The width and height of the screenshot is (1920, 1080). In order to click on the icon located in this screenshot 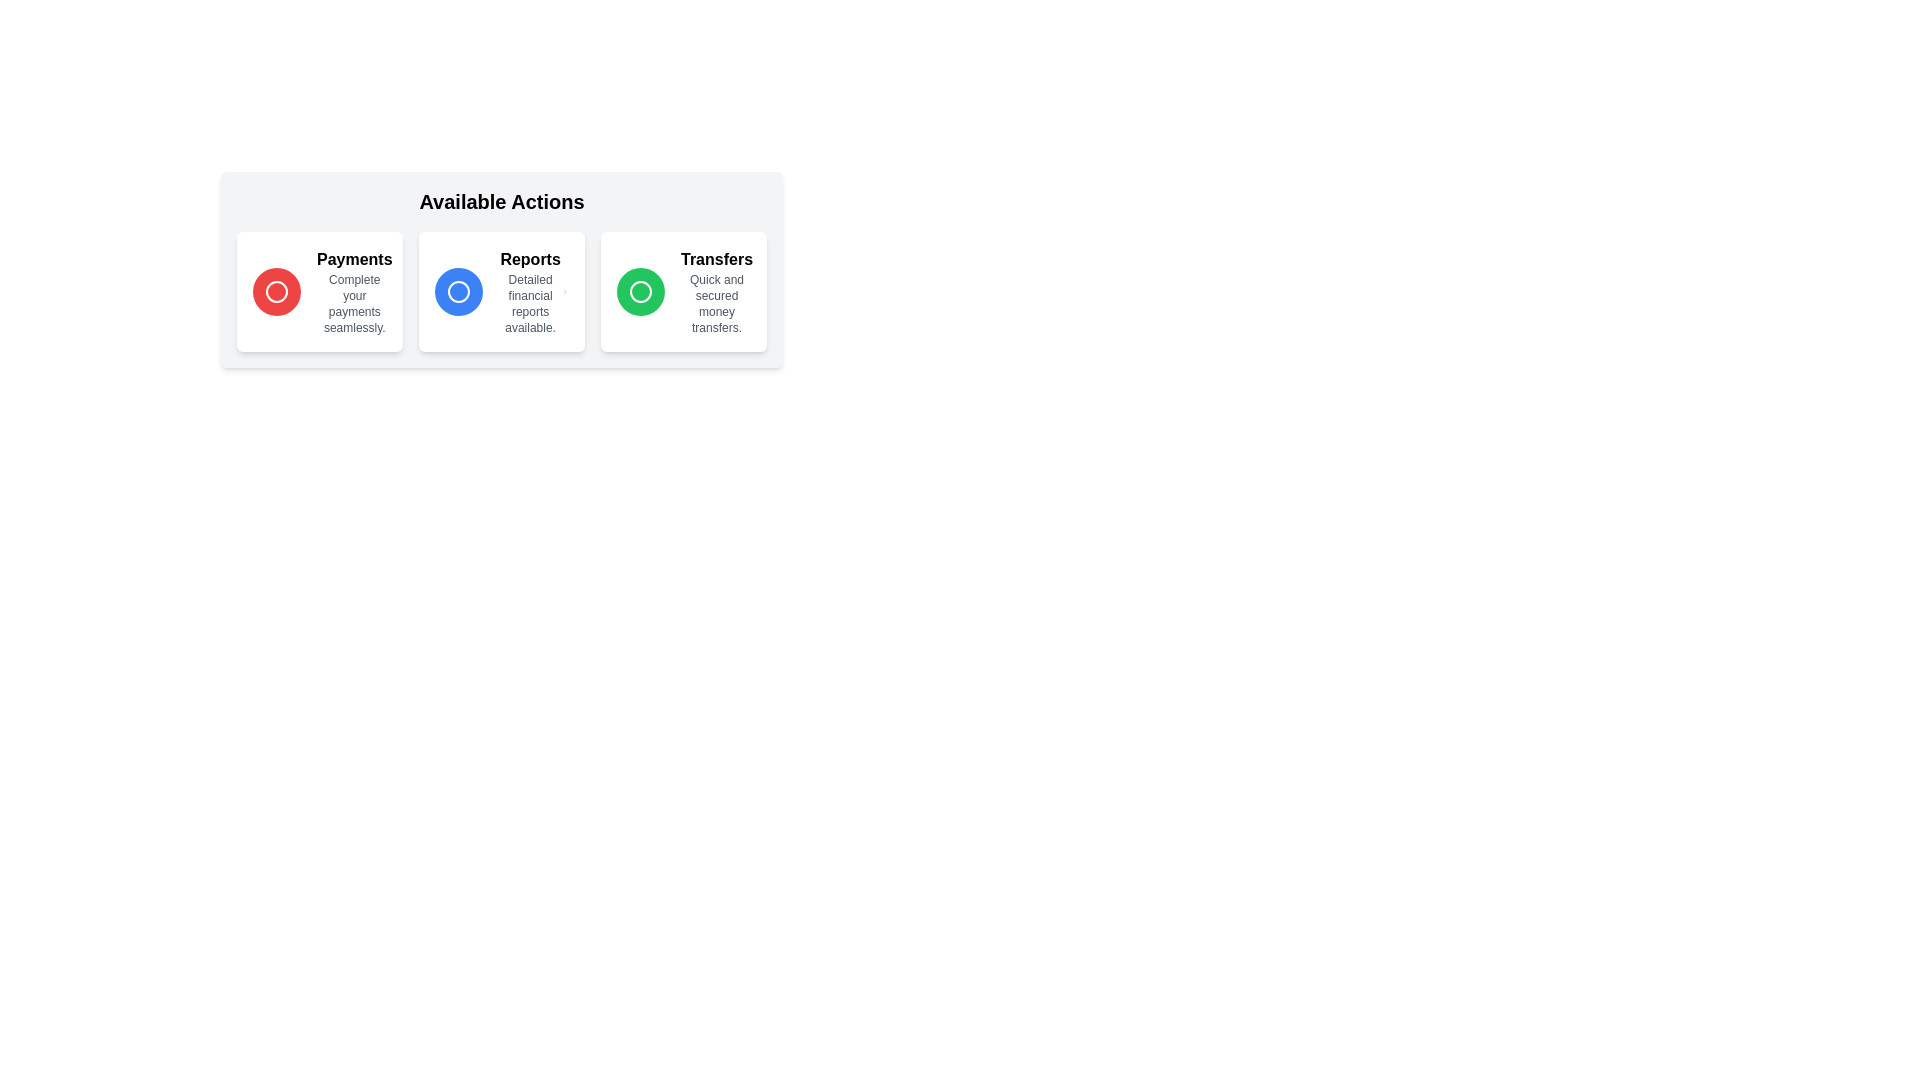, I will do `click(458, 292)`.